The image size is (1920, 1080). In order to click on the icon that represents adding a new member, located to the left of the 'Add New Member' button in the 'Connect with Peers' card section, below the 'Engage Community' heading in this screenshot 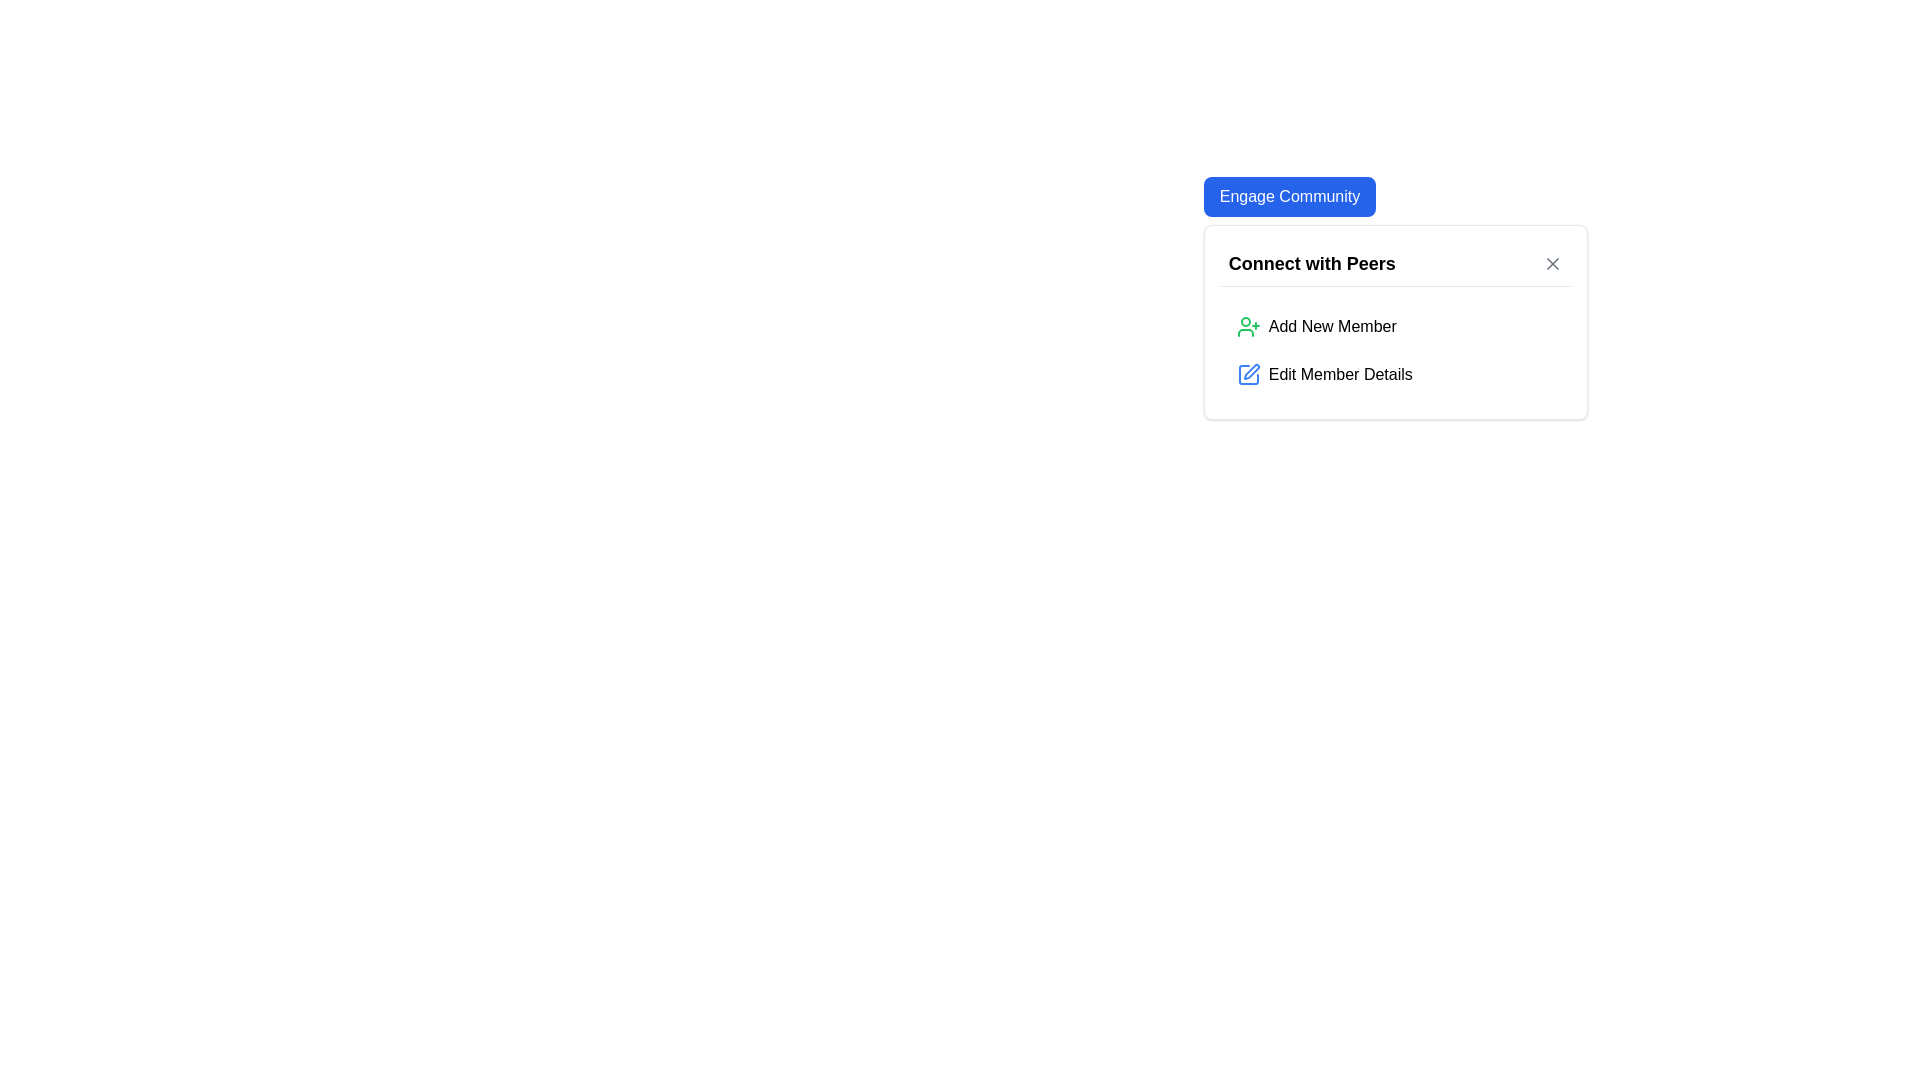, I will do `click(1247, 326)`.